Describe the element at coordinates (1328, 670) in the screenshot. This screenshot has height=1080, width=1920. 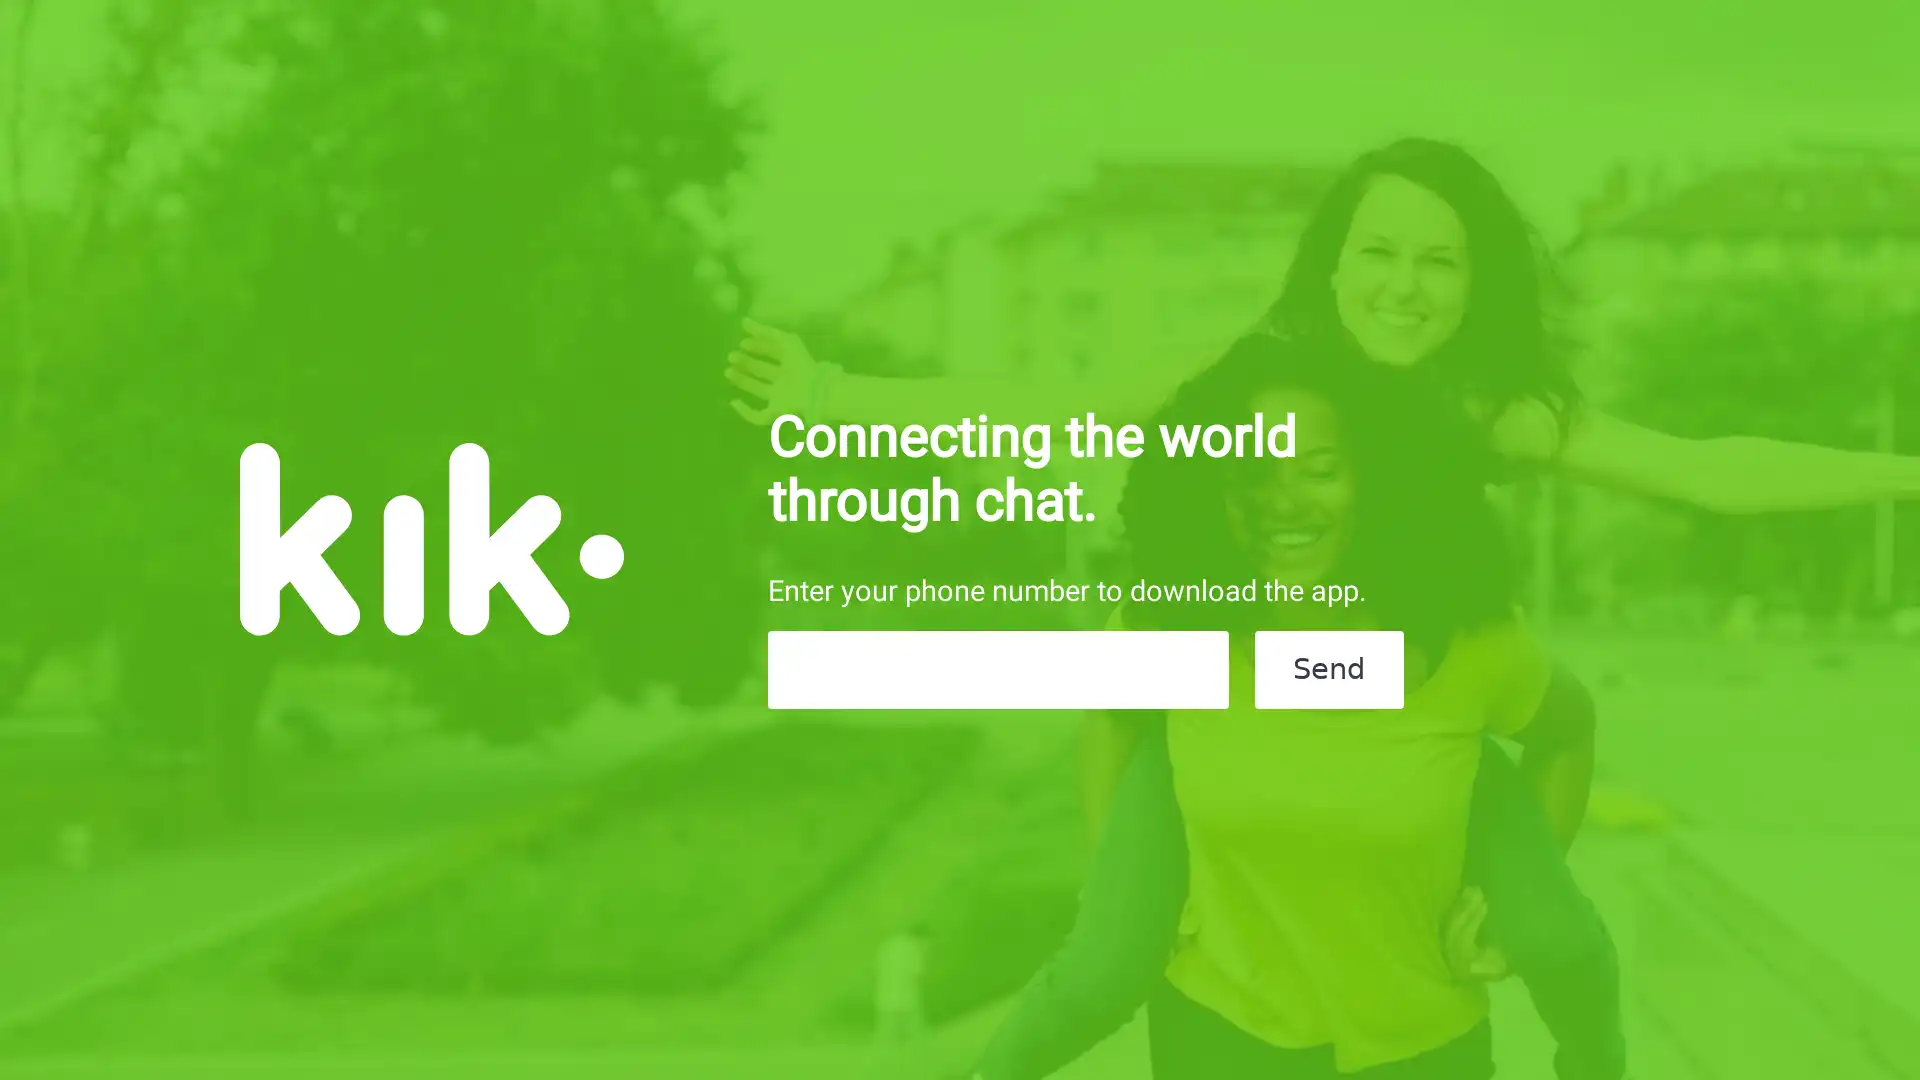
I see `Send` at that location.